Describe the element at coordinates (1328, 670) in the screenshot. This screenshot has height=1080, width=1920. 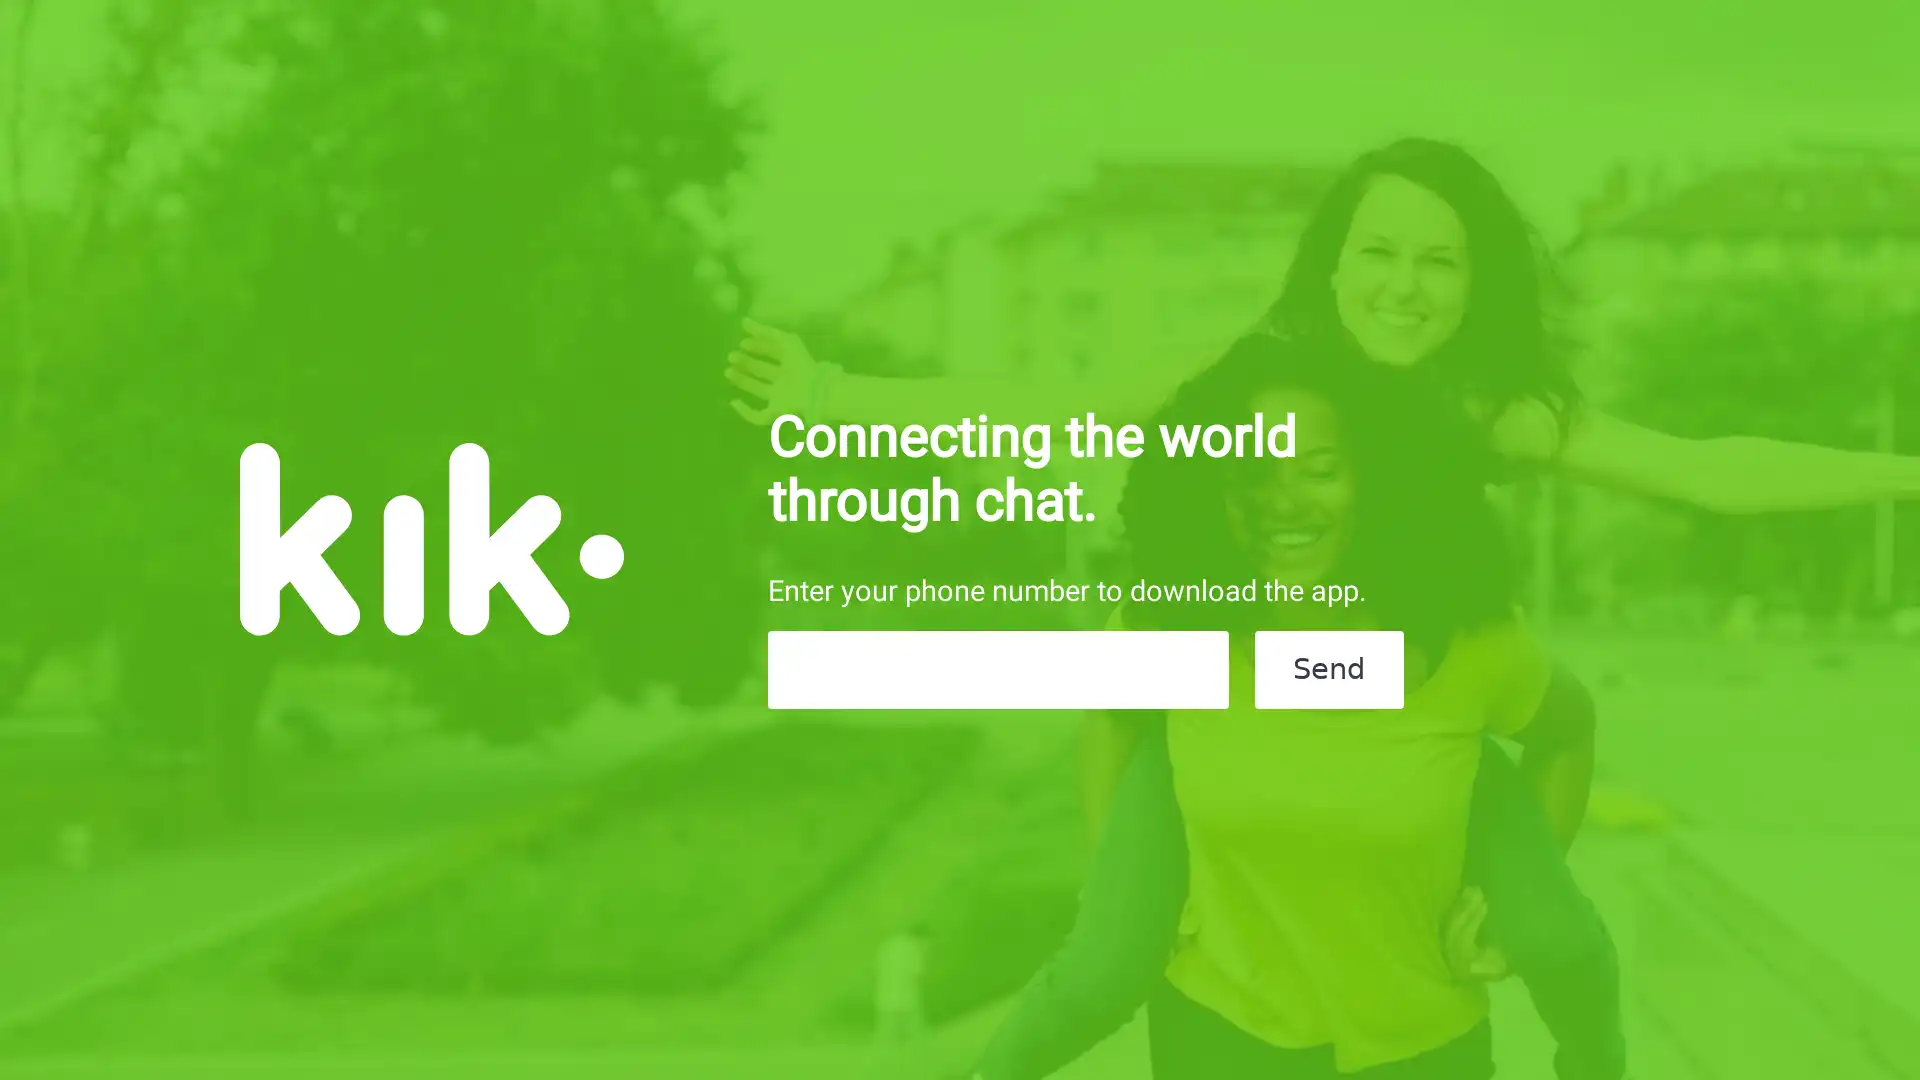
I see `Send` at that location.